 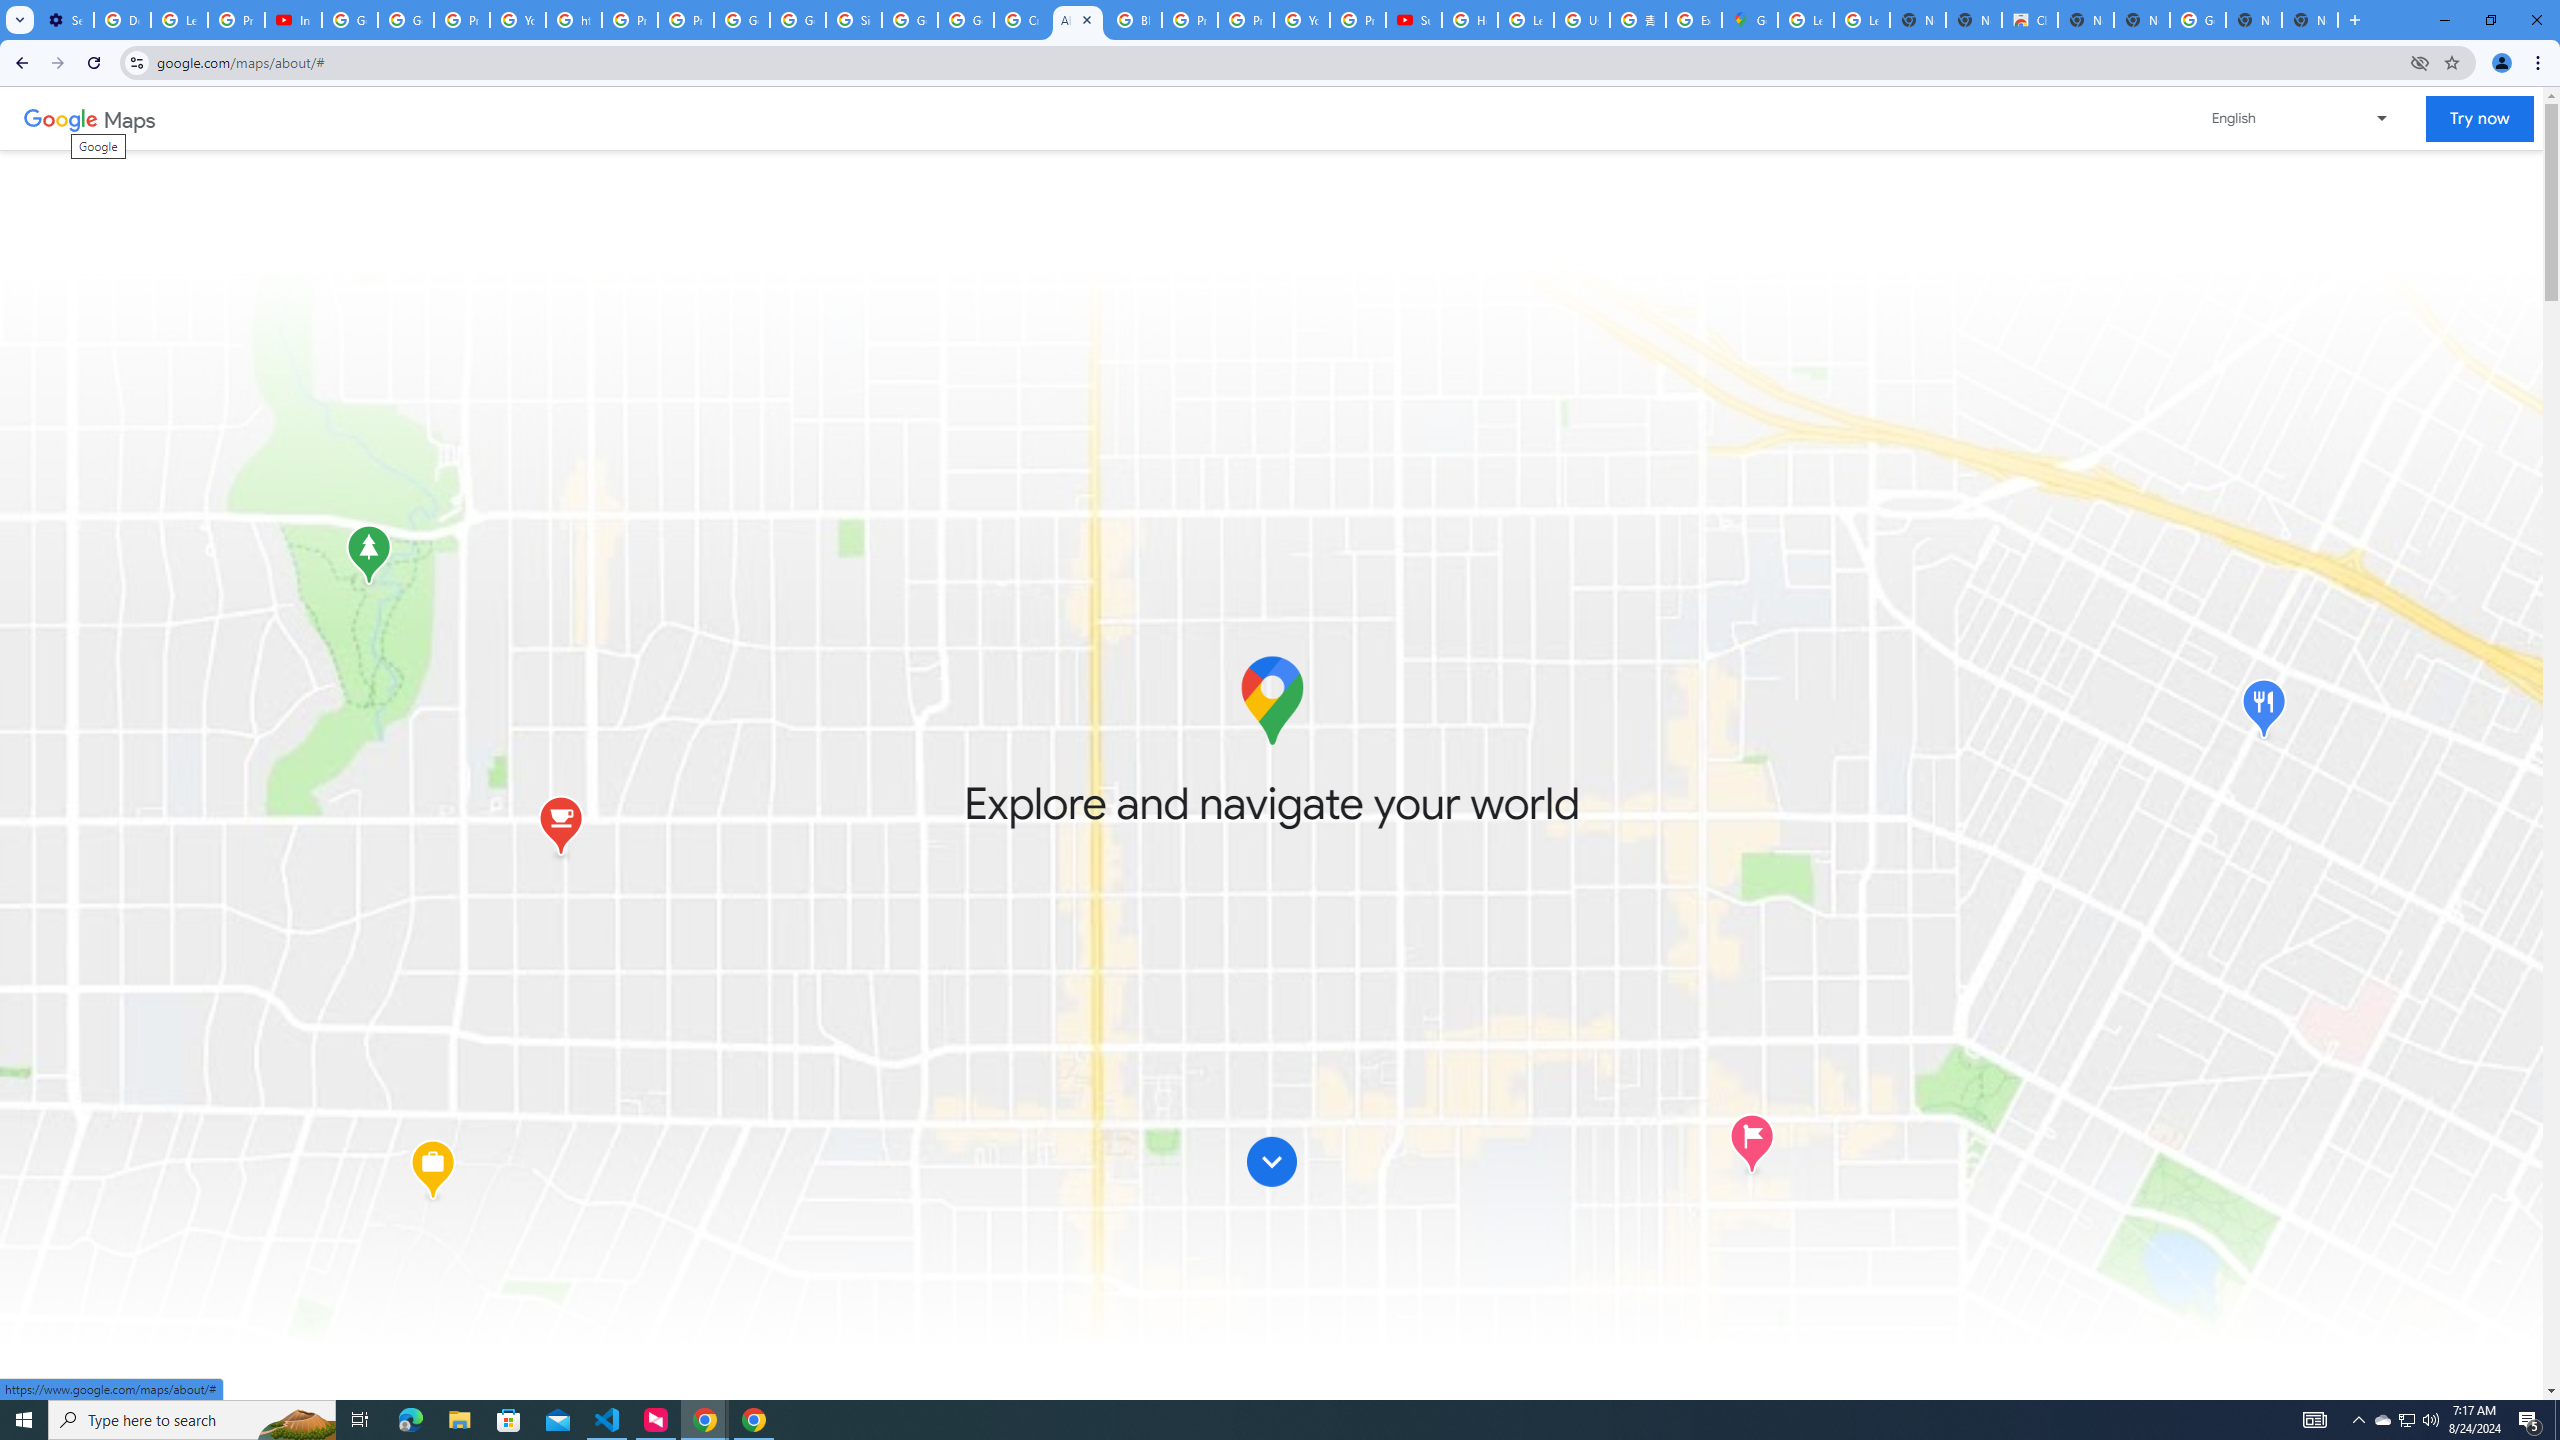 What do you see at coordinates (1133, 19) in the screenshot?
I see `'Blogger Policies and Guidelines - Transparency Center'` at bounding box center [1133, 19].